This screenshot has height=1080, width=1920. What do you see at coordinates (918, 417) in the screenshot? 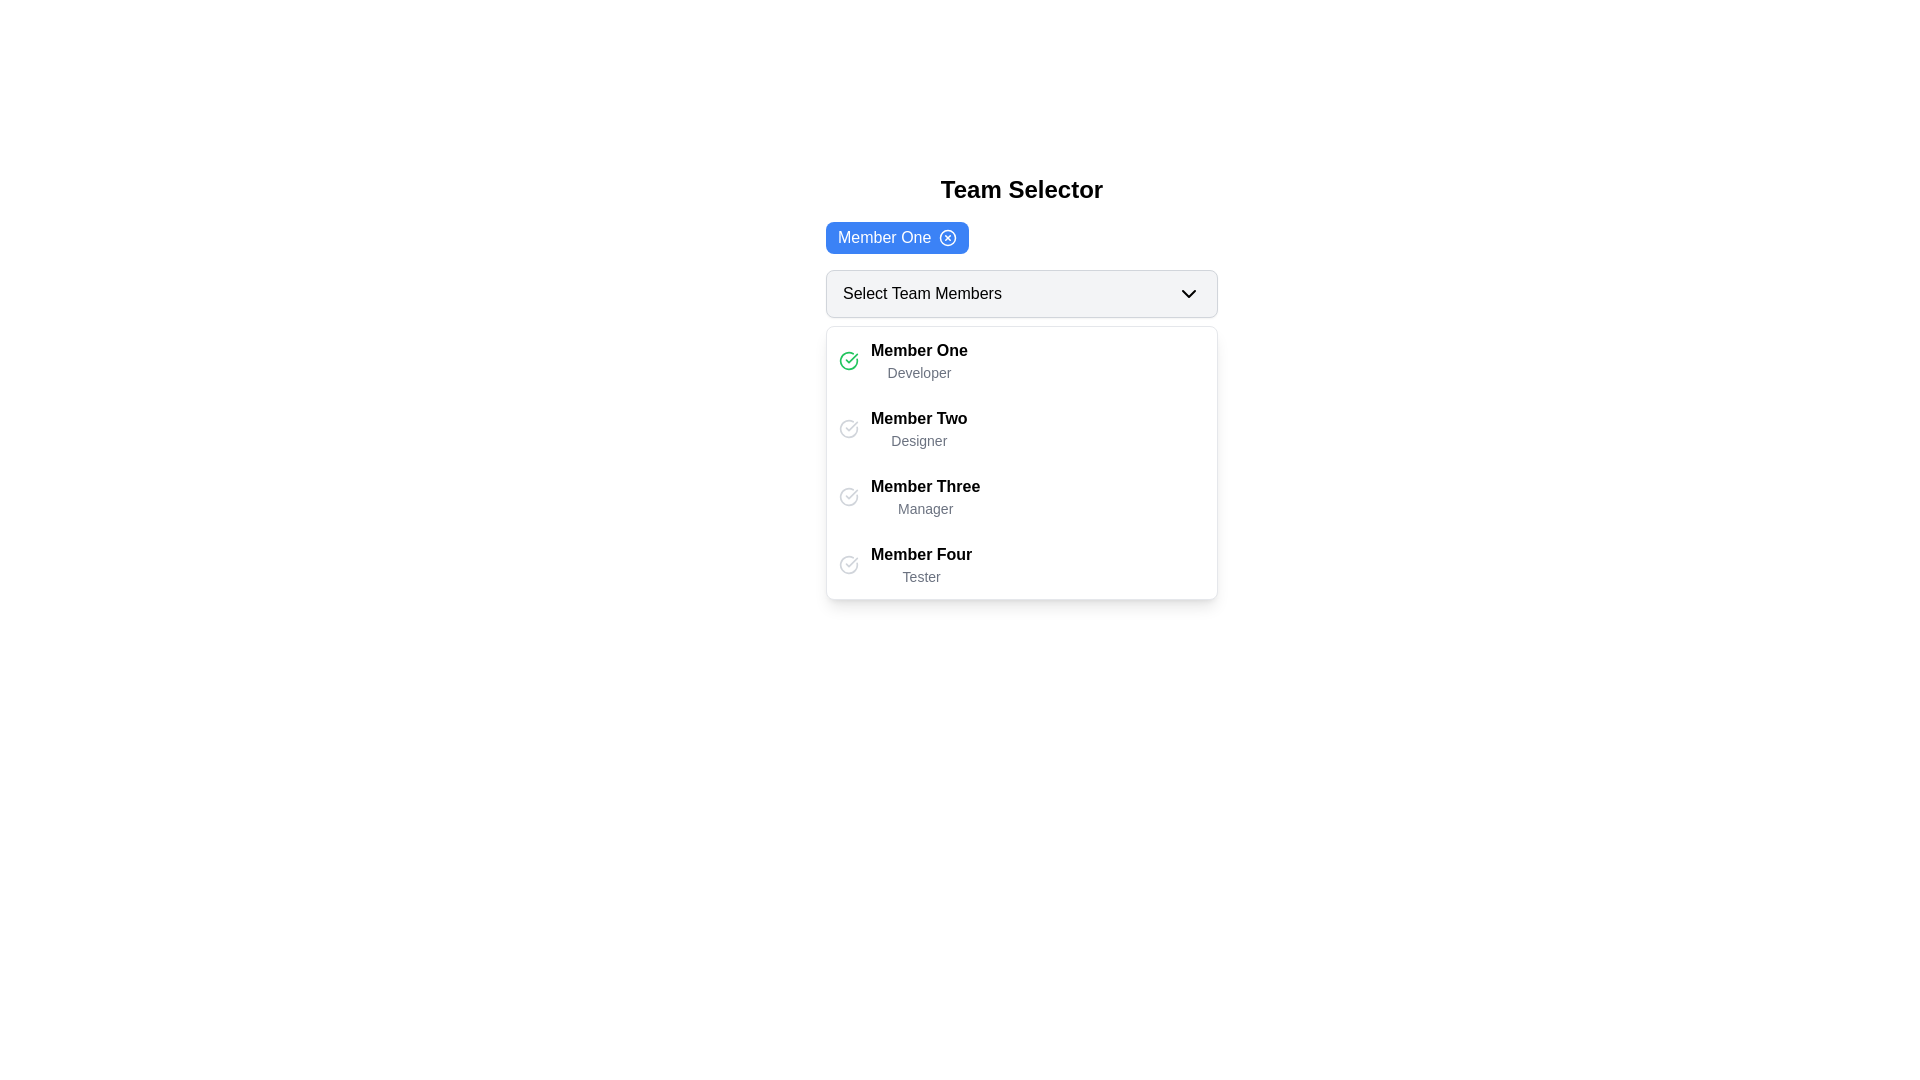
I see `text element representing 'Member Two' in the team selection dropdown menu, located above the subtitle 'Designer'` at bounding box center [918, 417].